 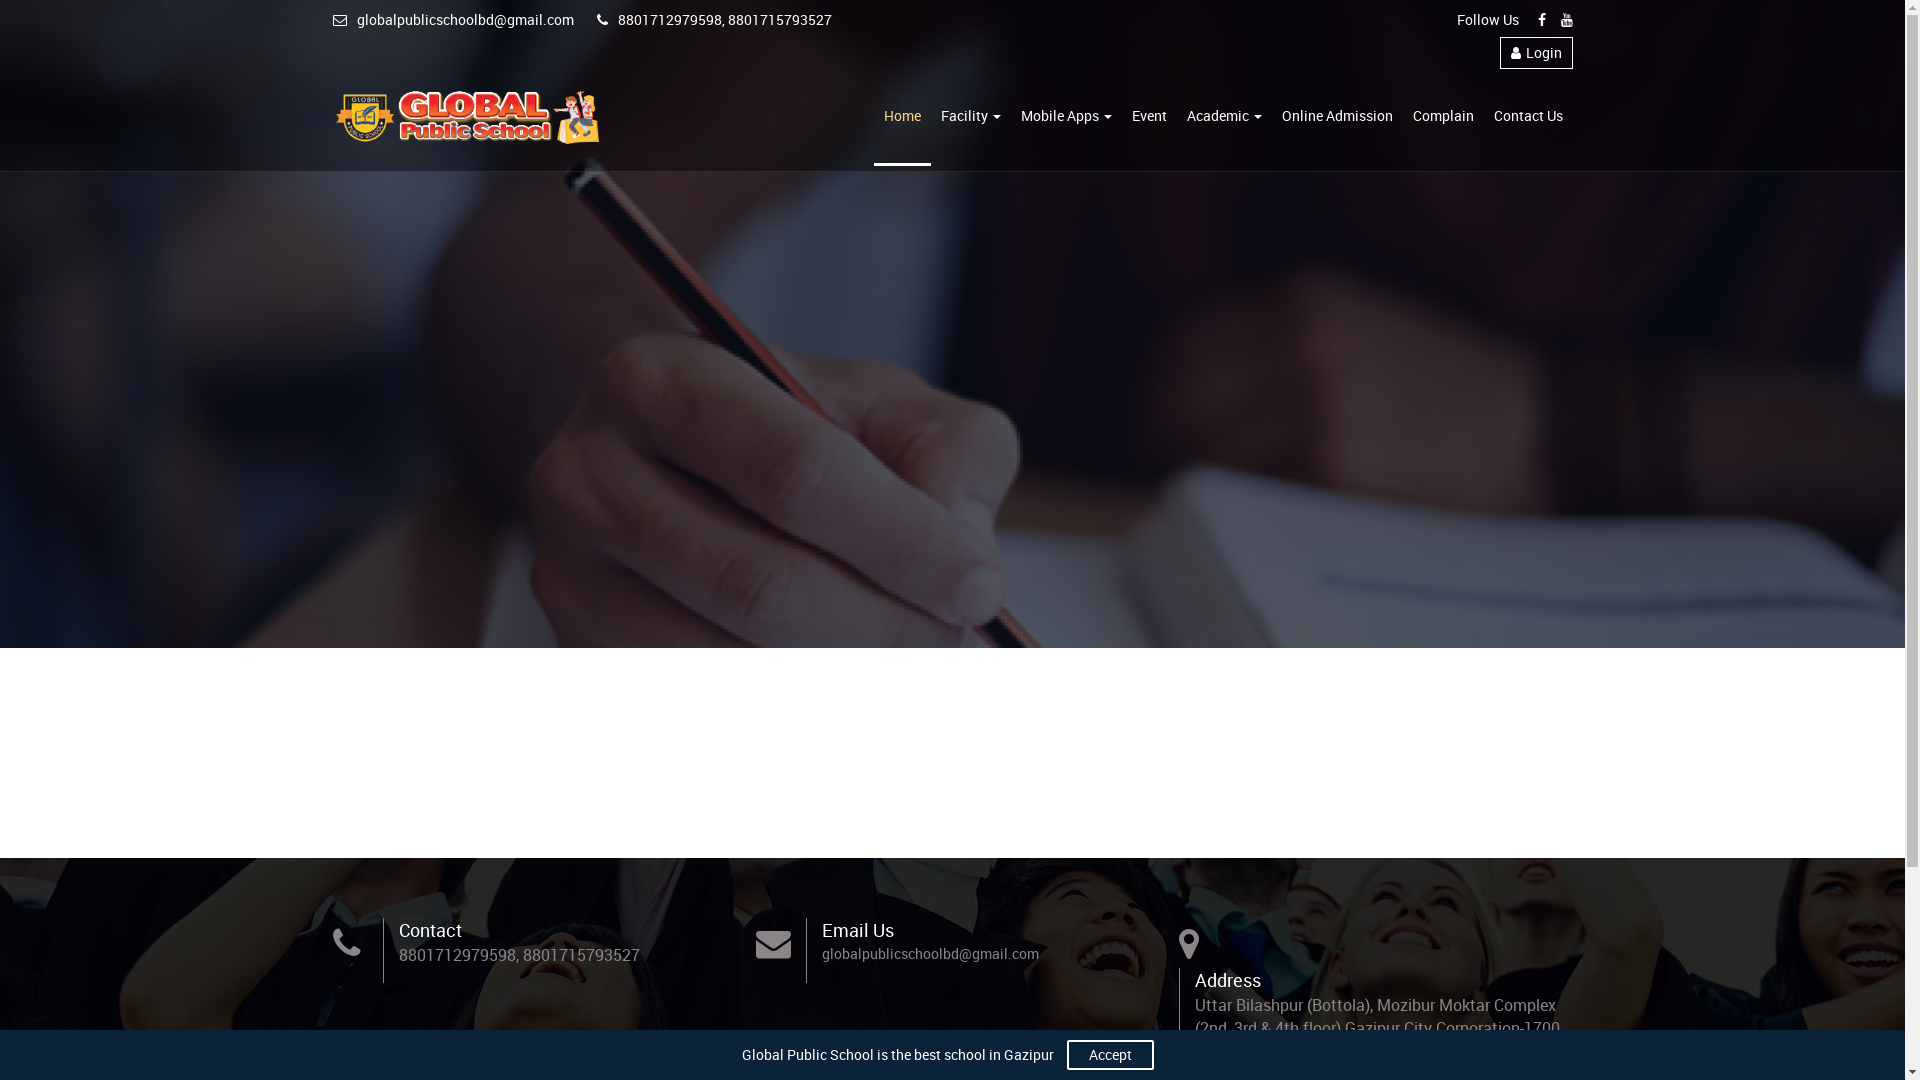 I want to click on 'Home', so click(x=901, y=117).